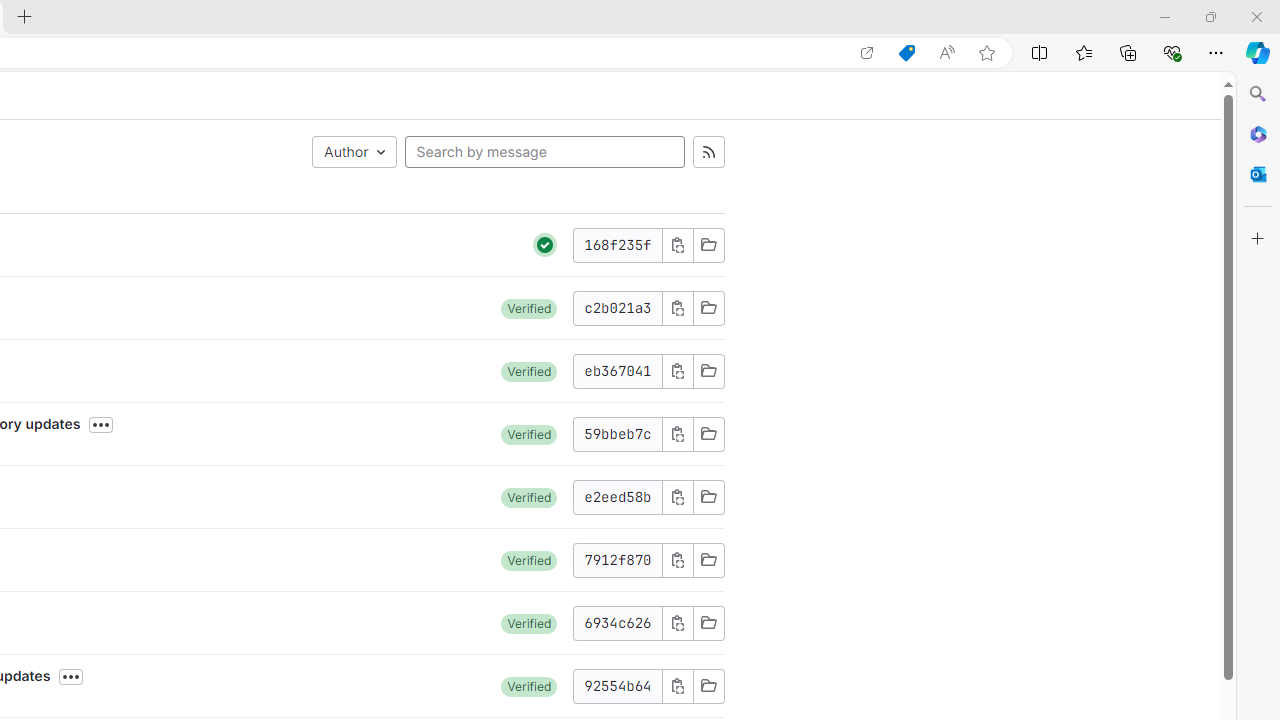  Describe the element at coordinates (1209, 16) in the screenshot. I see `'Restore'` at that location.